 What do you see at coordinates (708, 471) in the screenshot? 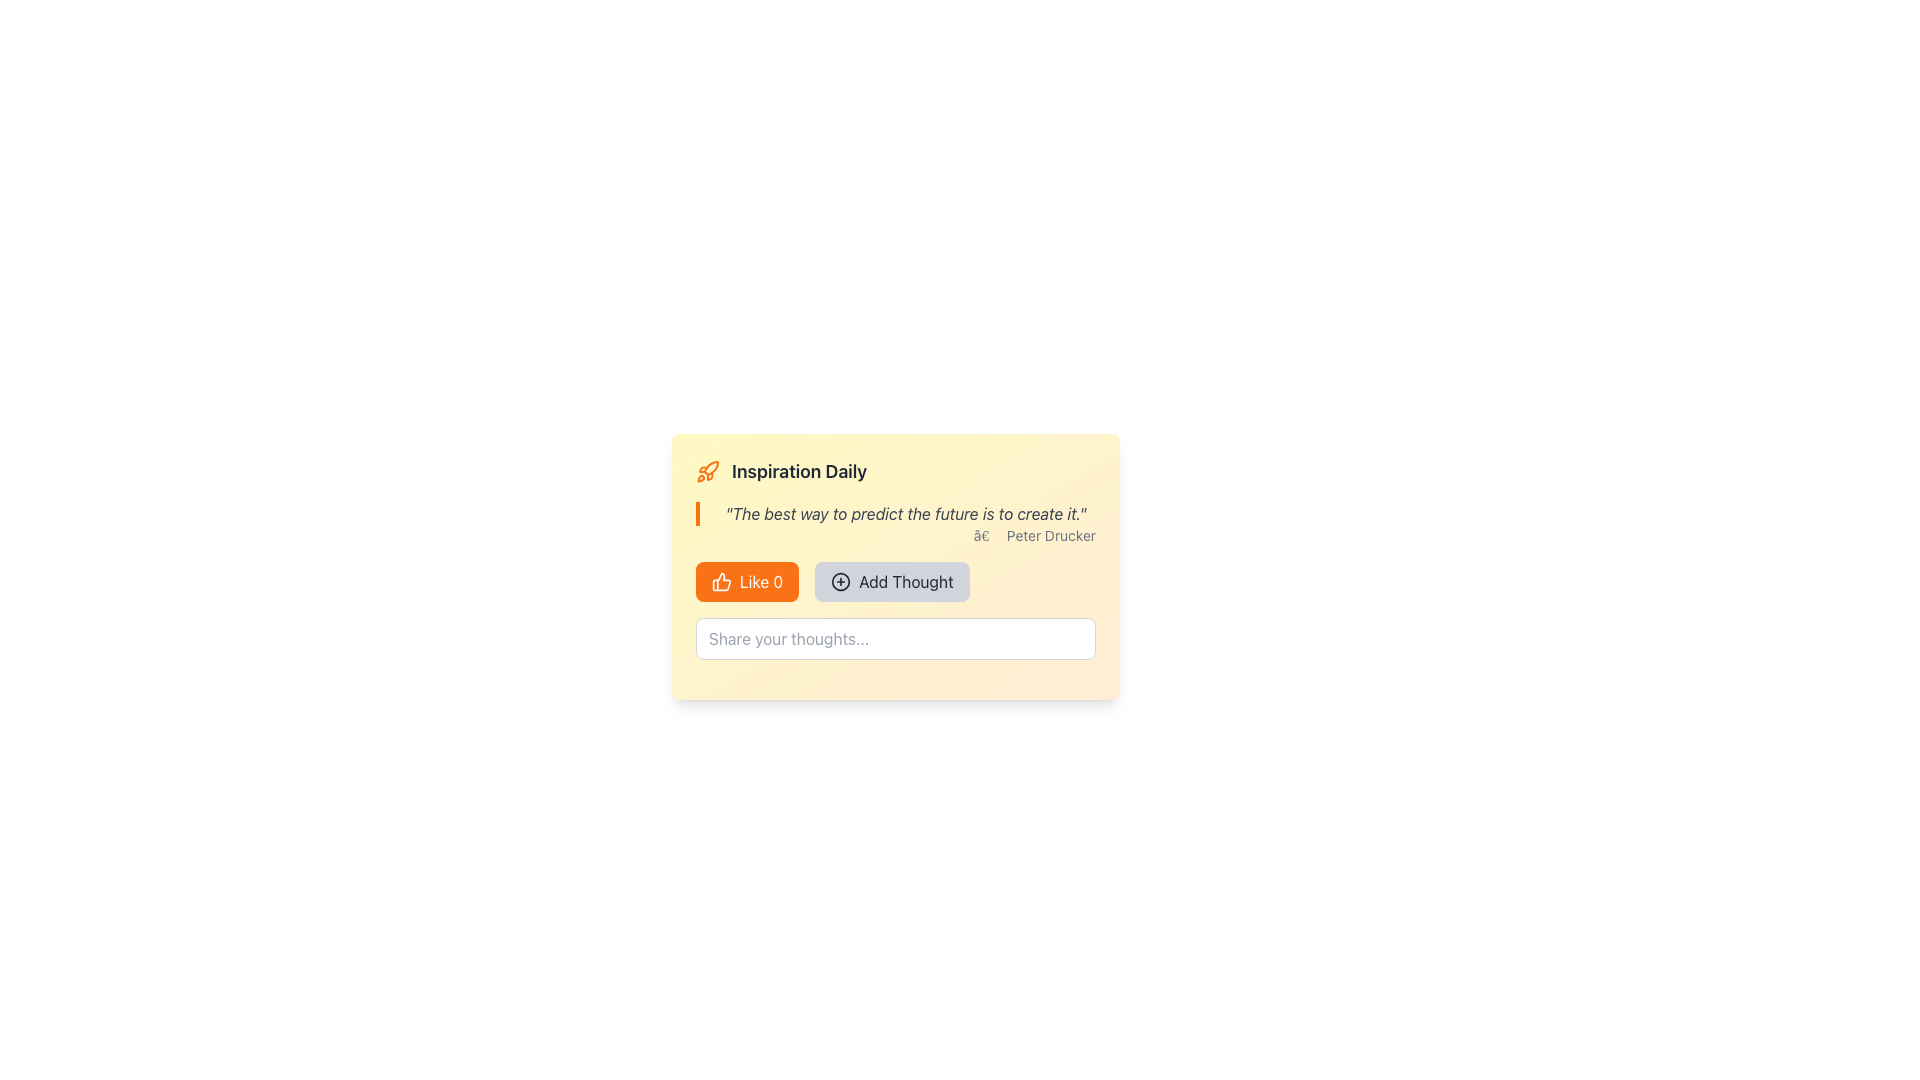
I see `the decorative icon positioned to the far left of the heading text 'Inspiration Daily'. This icon represents inspiration or creativity and is the first item in a horizontal layout` at bounding box center [708, 471].